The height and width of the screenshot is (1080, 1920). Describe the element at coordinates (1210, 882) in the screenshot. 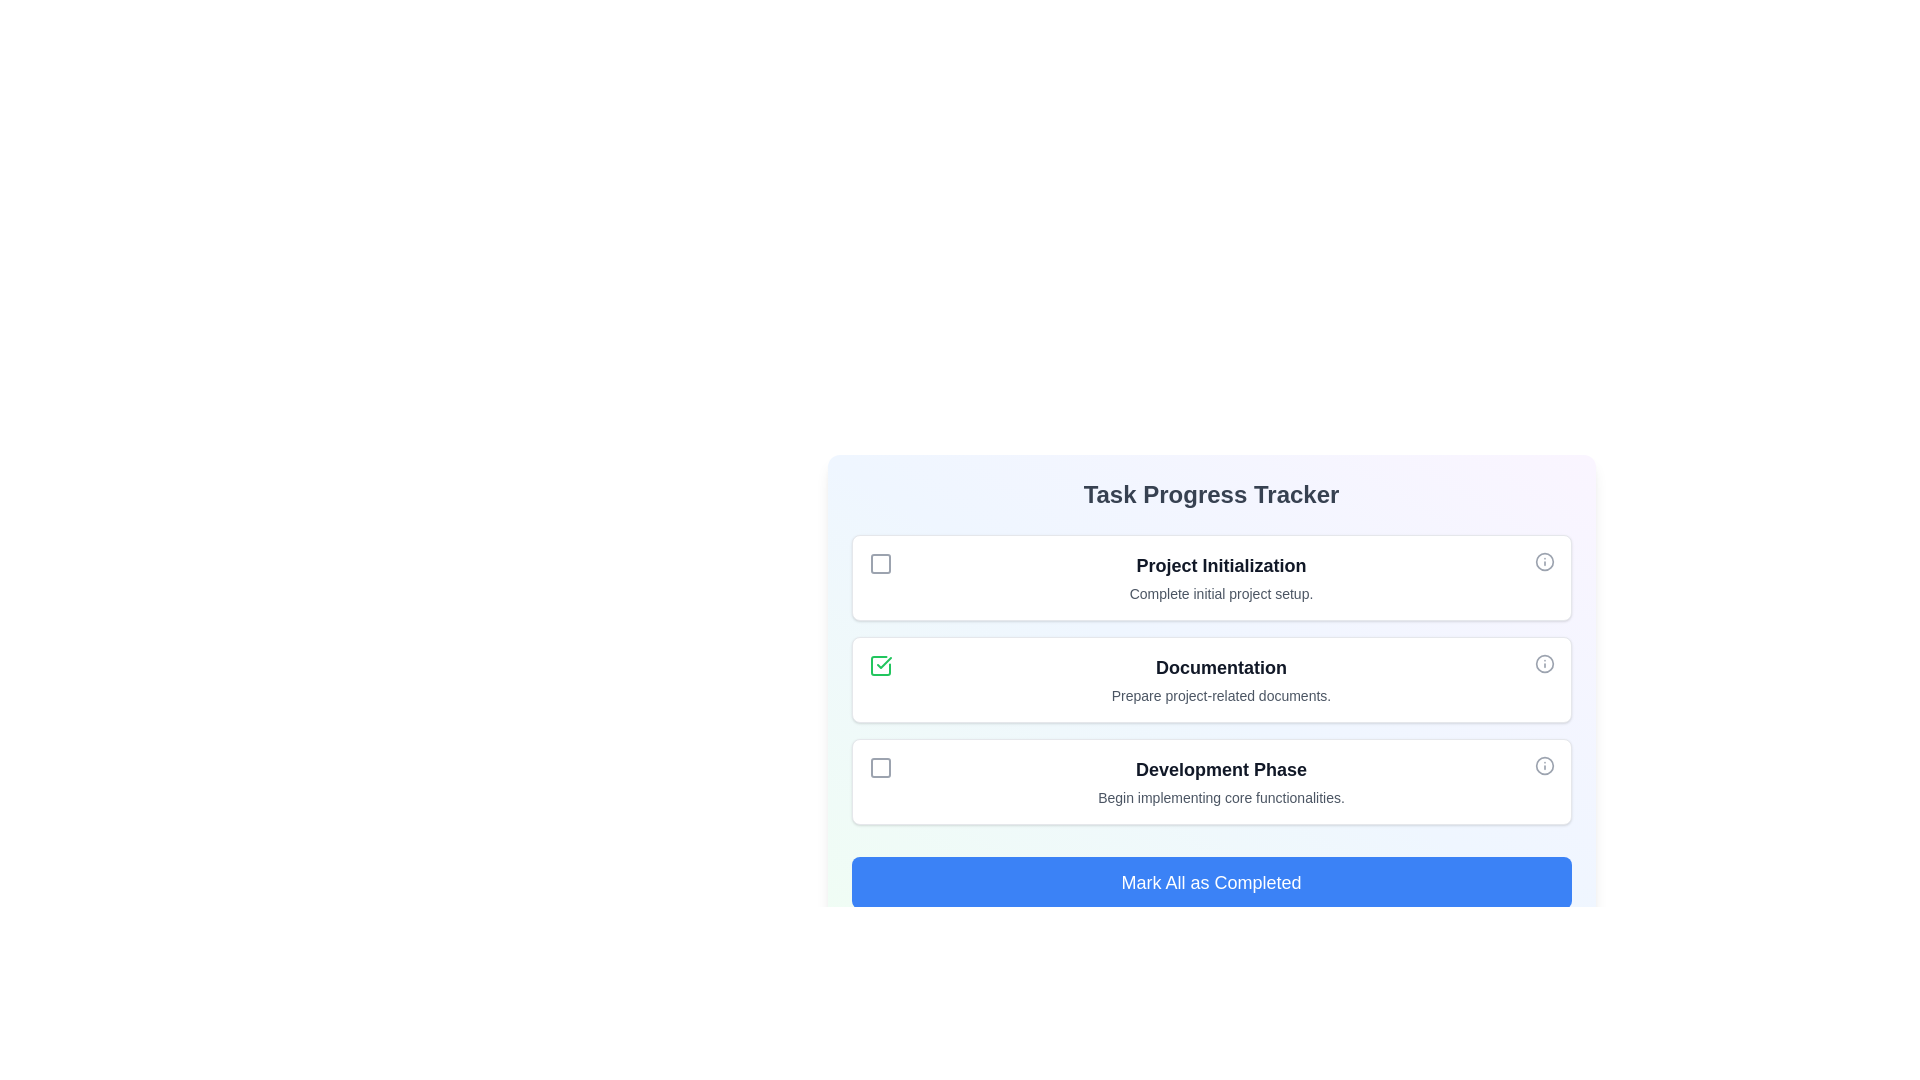

I see `the 'Mark All as Completed' button, which is styled with a blue background and white text` at that location.